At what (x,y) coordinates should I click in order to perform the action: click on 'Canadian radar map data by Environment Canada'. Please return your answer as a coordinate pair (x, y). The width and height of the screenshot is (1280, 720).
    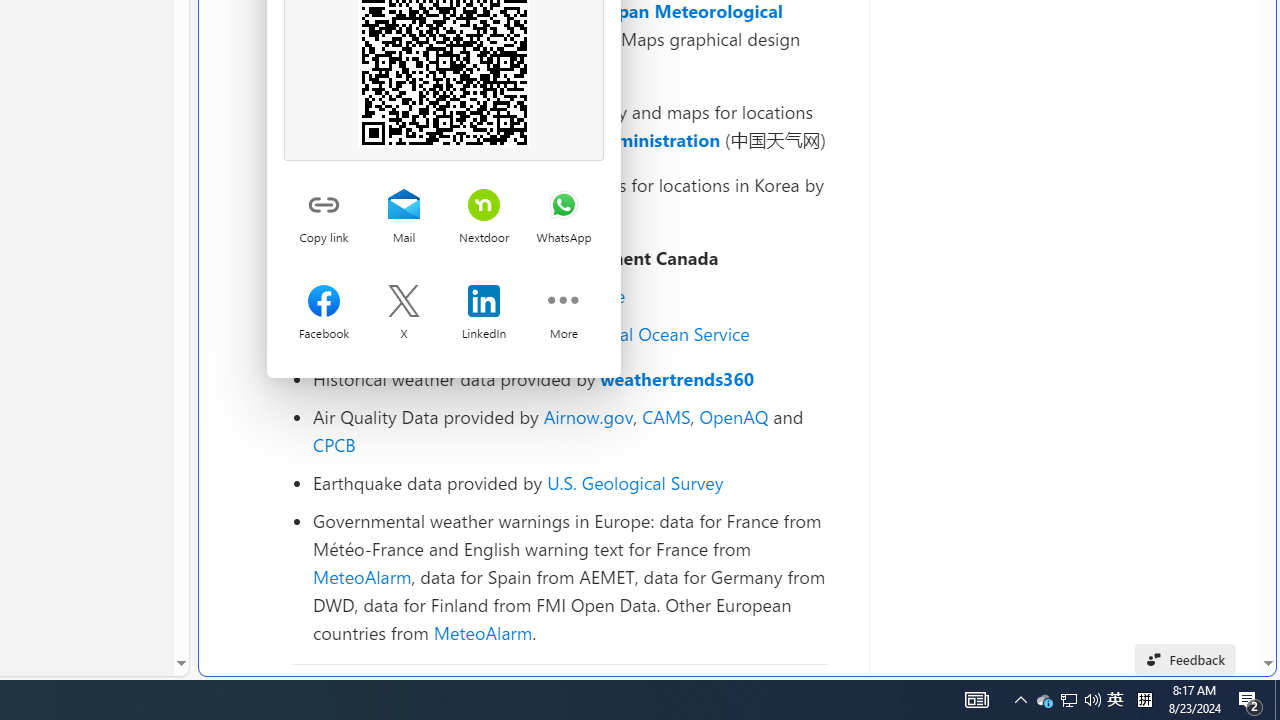
    Looking at the image, I should click on (569, 257).